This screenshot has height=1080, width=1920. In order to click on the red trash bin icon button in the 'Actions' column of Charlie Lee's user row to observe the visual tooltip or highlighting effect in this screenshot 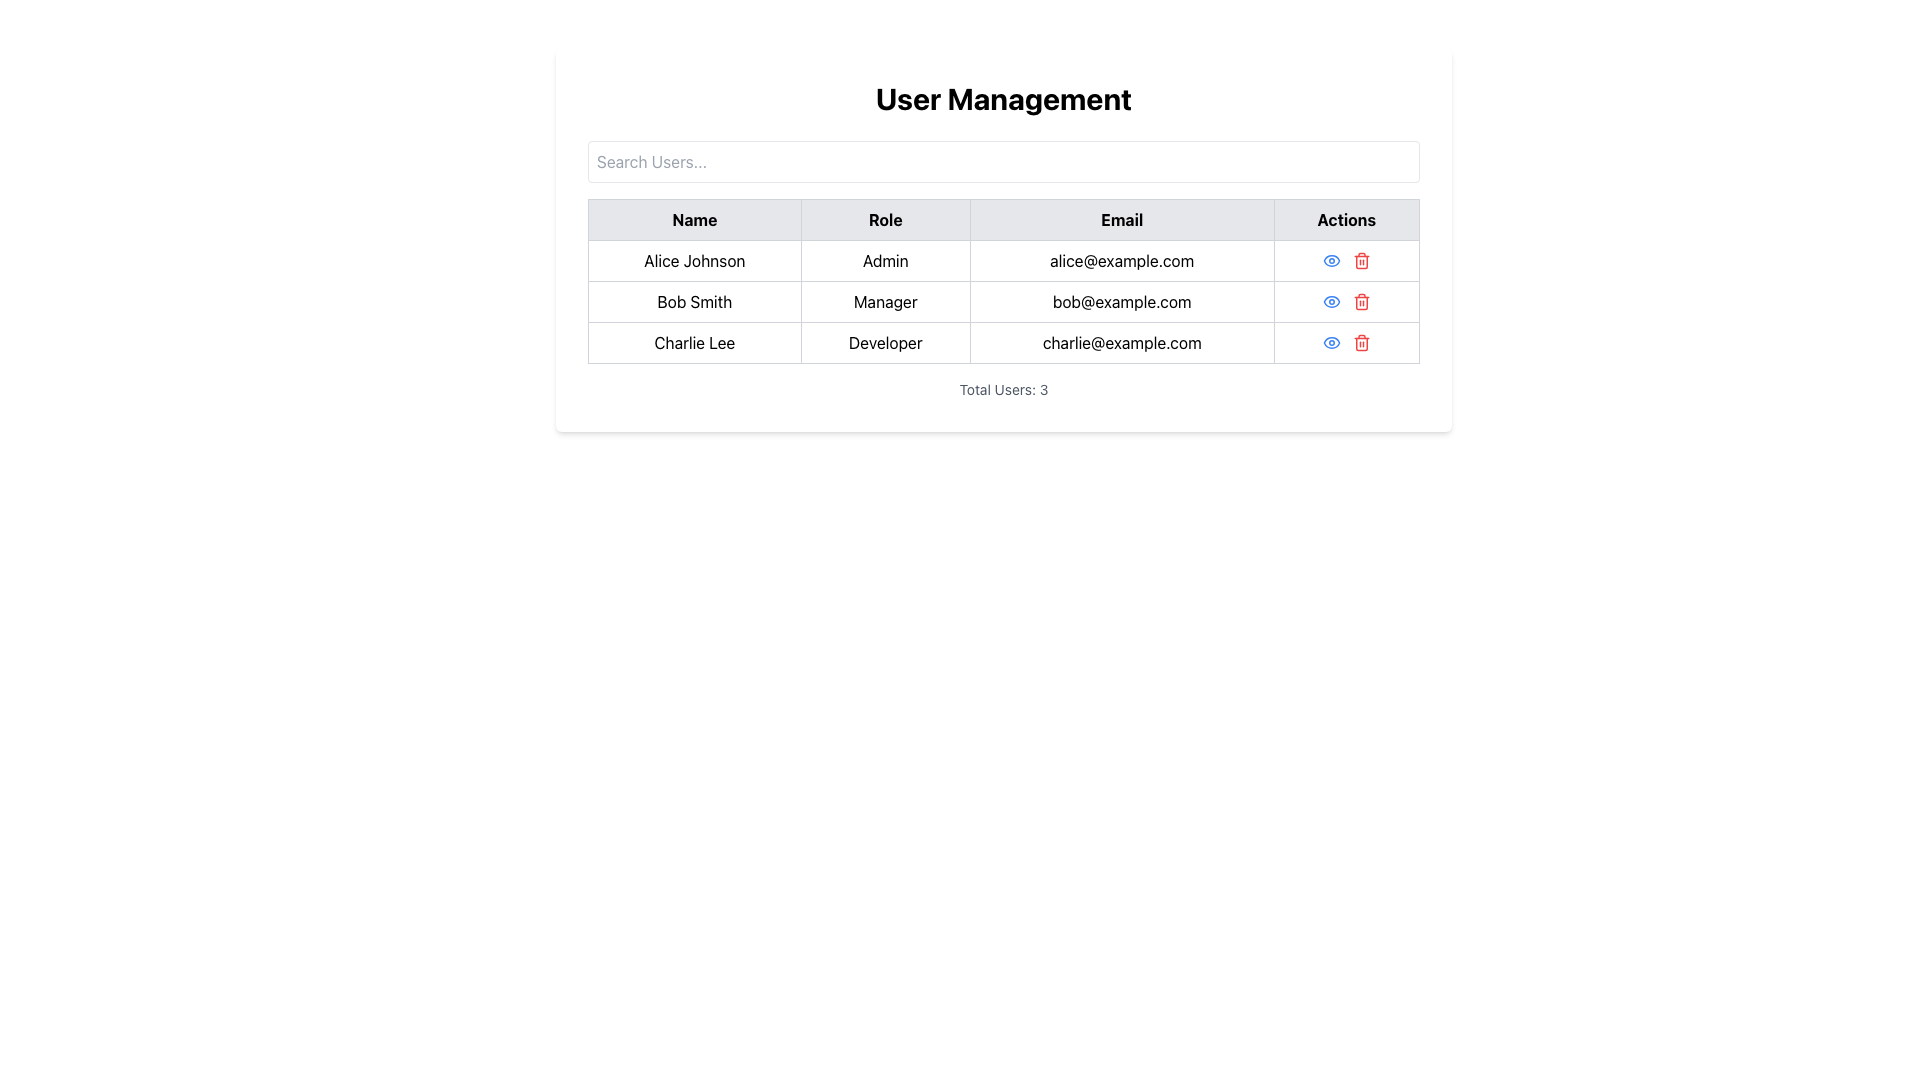, I will do `click(1360, 342)`.